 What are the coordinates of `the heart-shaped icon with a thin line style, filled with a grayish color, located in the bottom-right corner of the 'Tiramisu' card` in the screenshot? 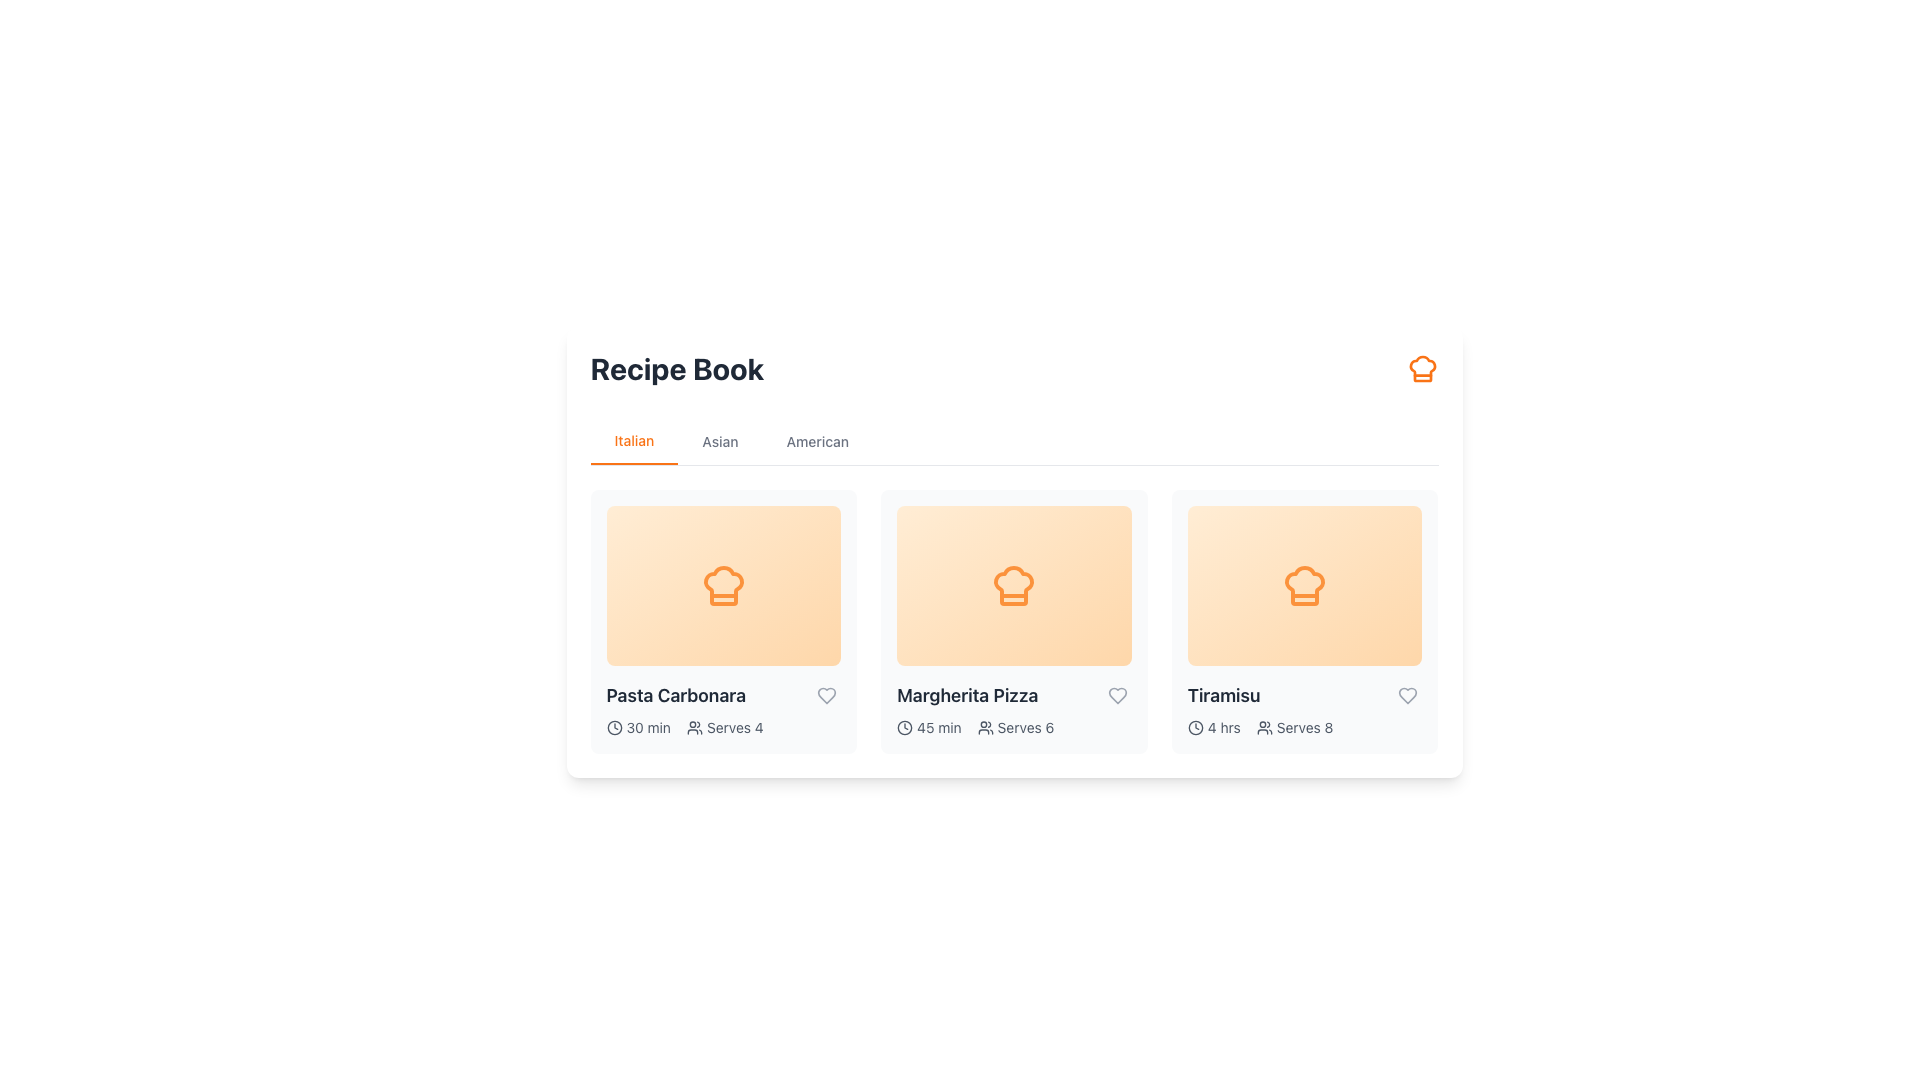 It's located at (1407, 694).